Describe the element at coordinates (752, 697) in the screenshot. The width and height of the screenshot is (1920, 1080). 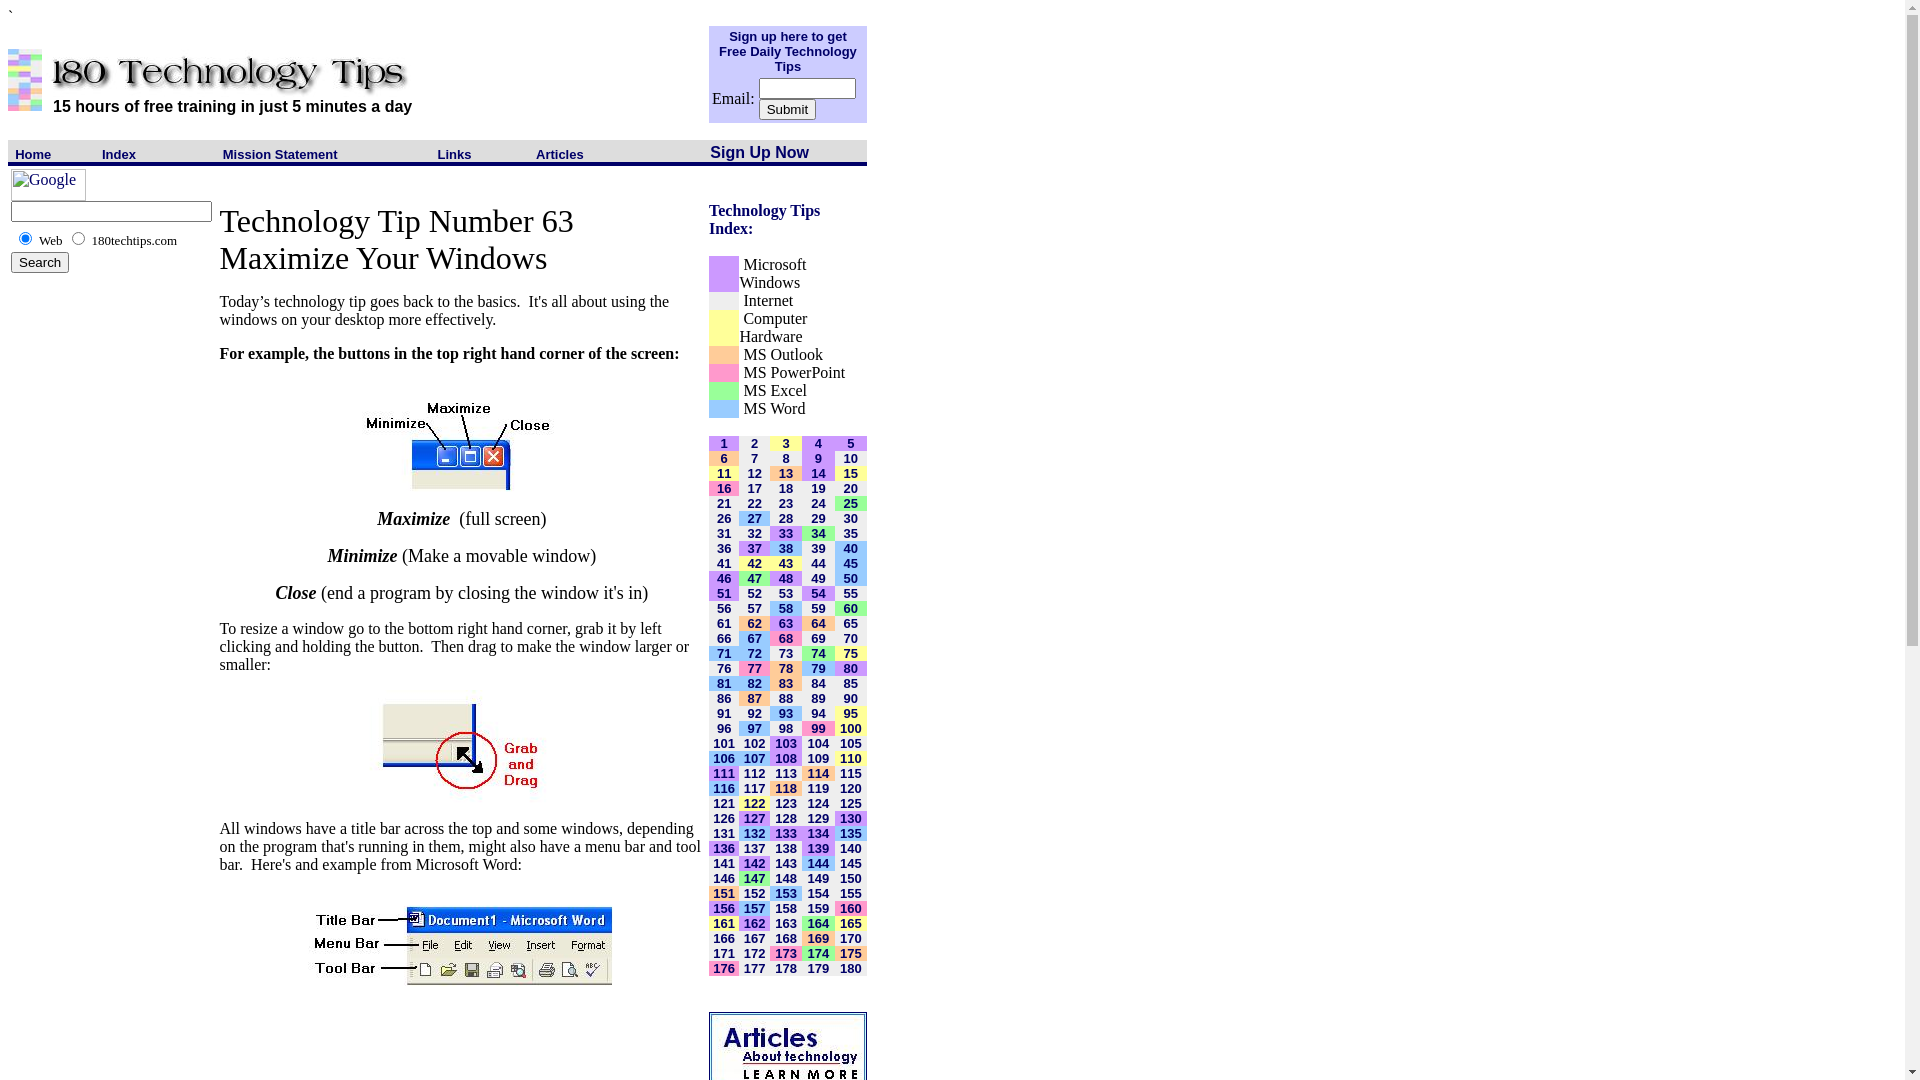
I see `'87'` at that location.